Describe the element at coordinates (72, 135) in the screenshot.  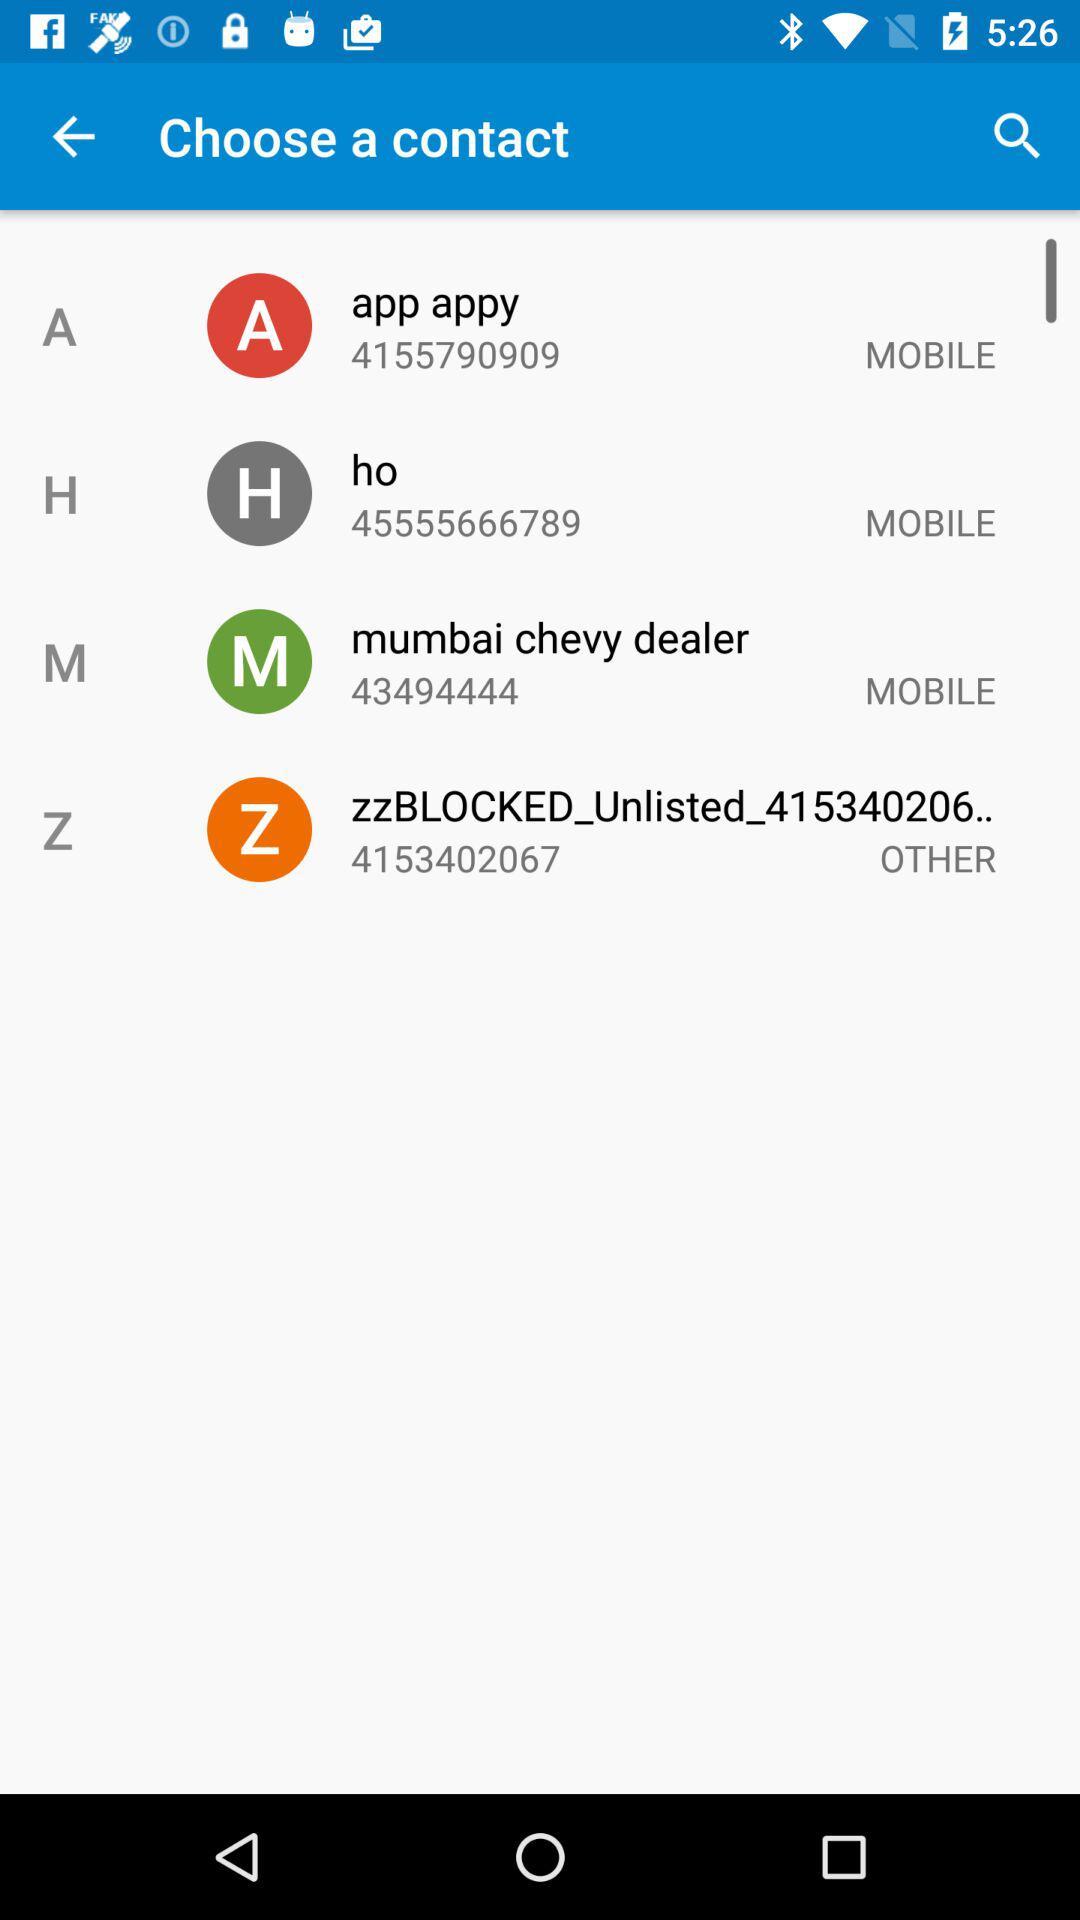
I see `the icon above a item` at that location.